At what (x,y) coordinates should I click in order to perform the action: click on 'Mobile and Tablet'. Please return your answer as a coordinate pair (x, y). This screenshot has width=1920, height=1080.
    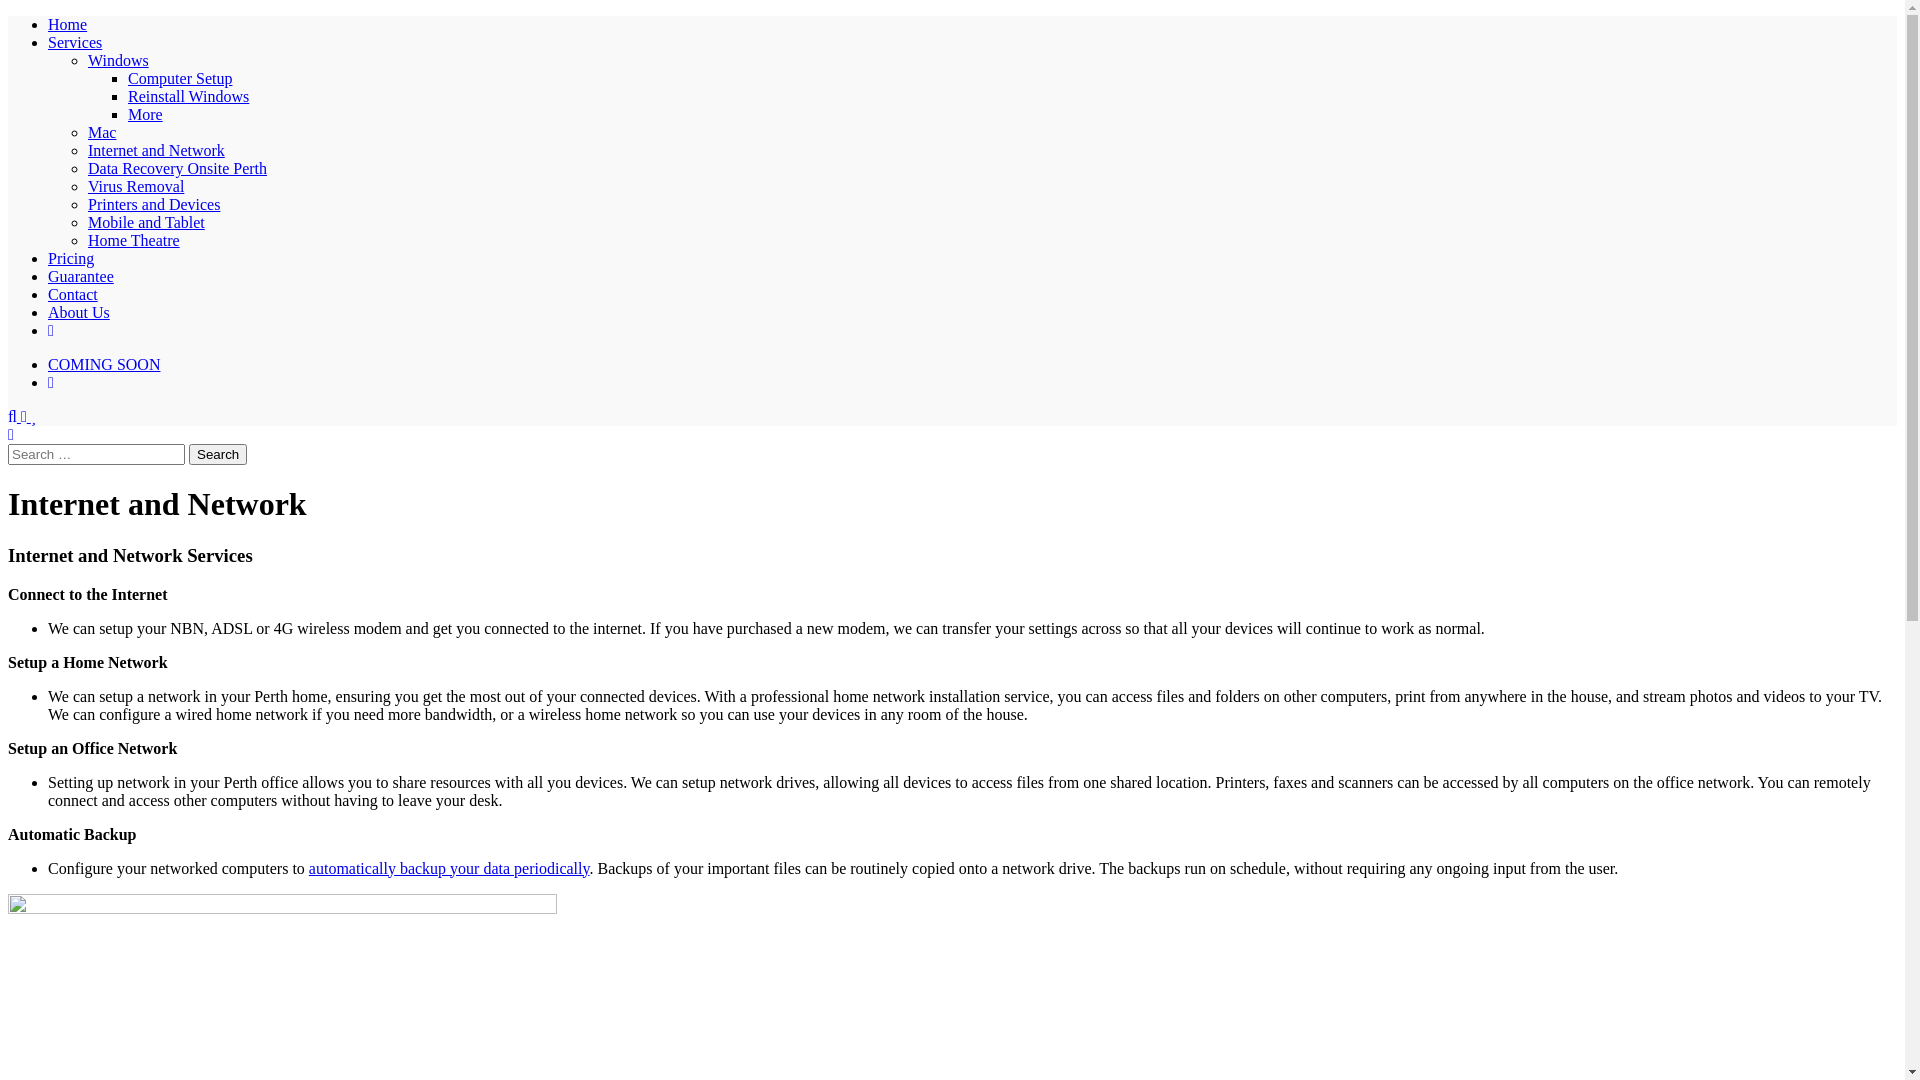
    Looking at the image, I should click on (86, 222).